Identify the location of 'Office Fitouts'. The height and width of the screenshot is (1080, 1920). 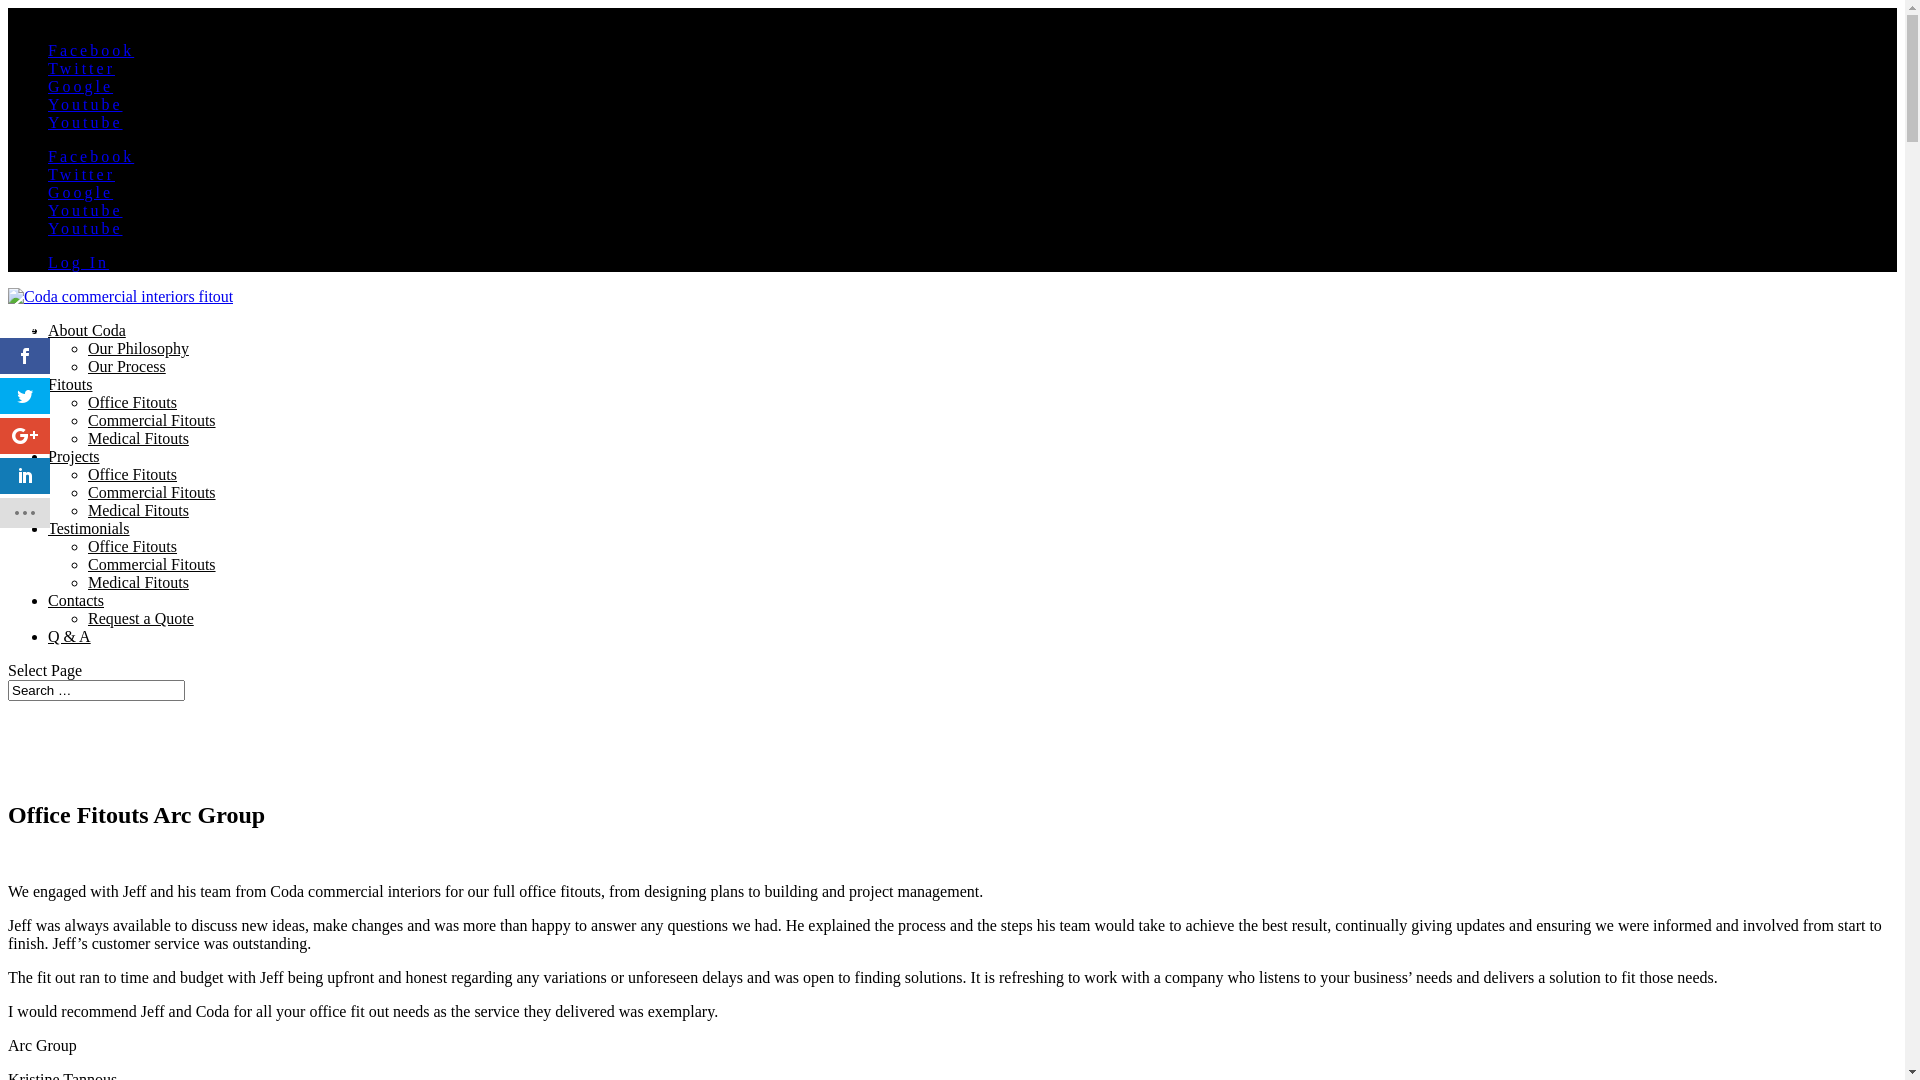
(131, 546).